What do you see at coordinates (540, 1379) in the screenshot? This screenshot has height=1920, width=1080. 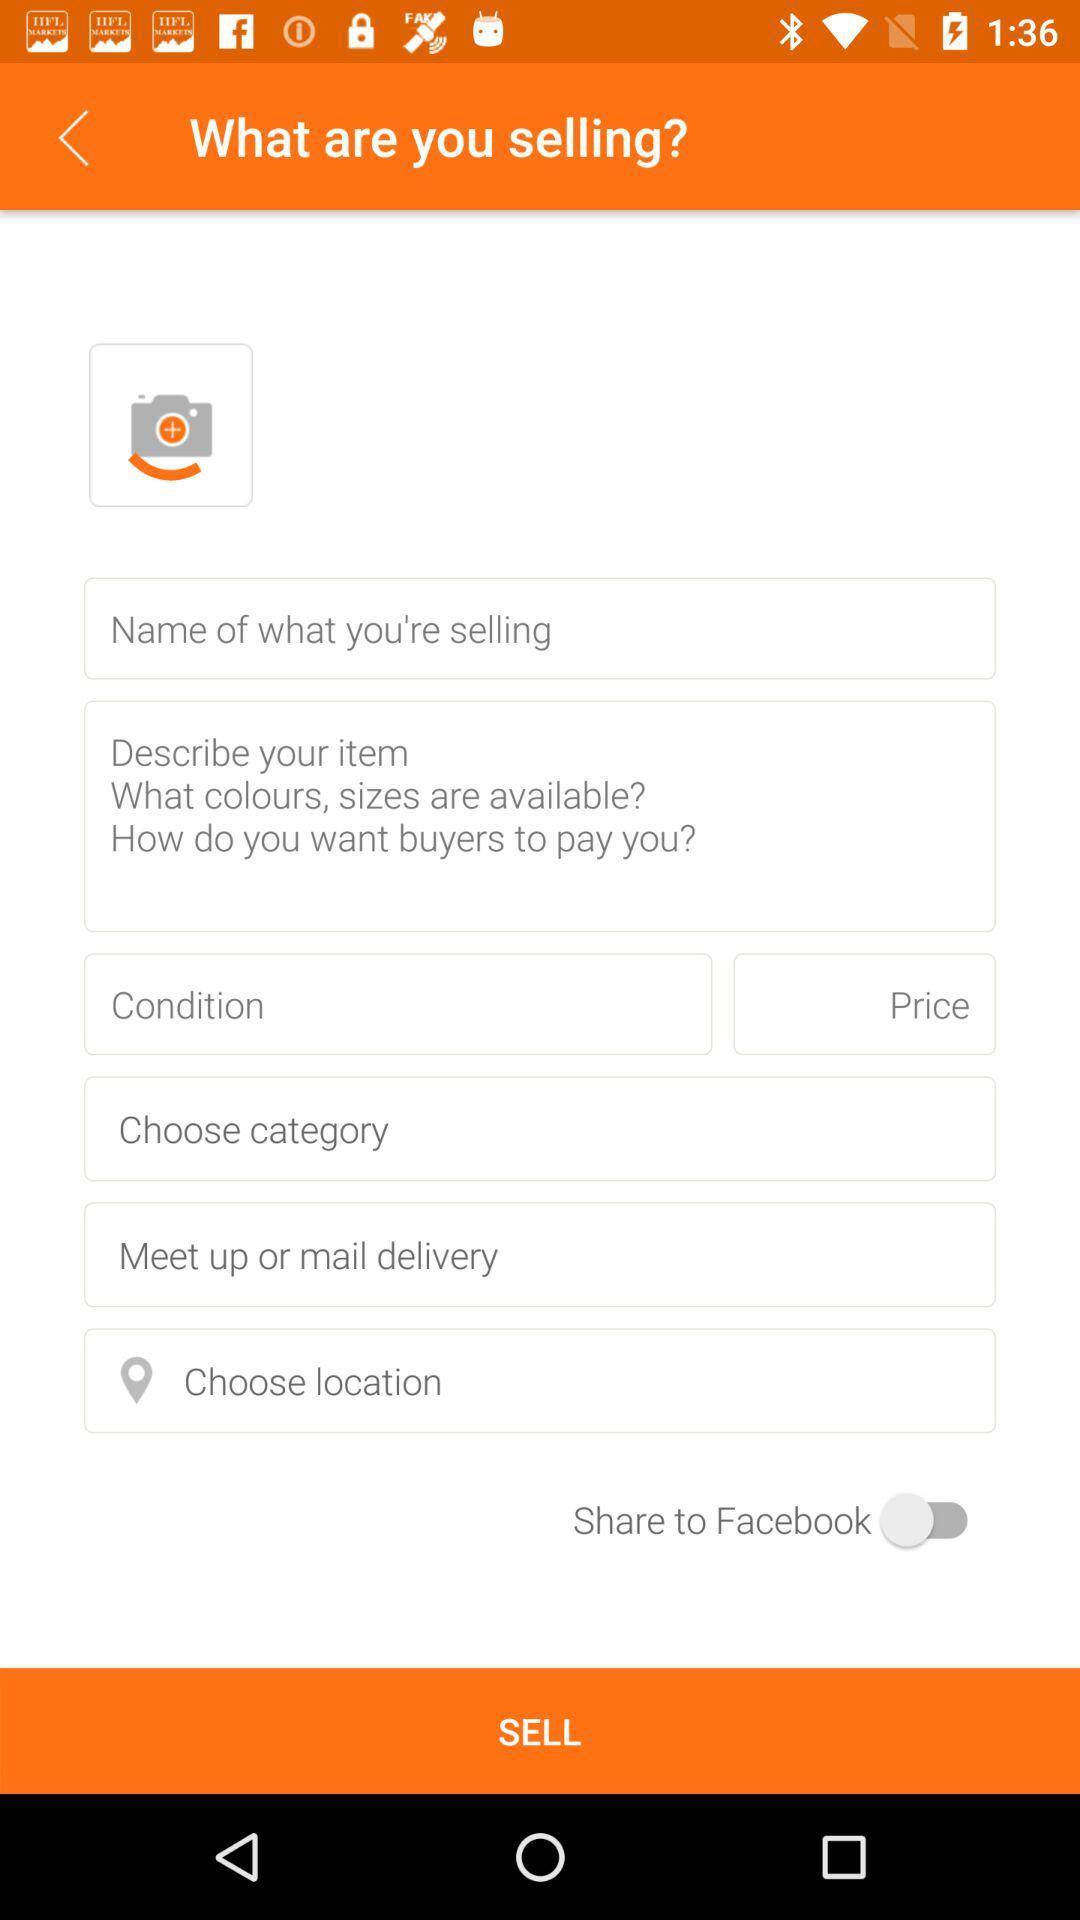 I see `item above the share to facebook` at bounding box center [540, 1379].